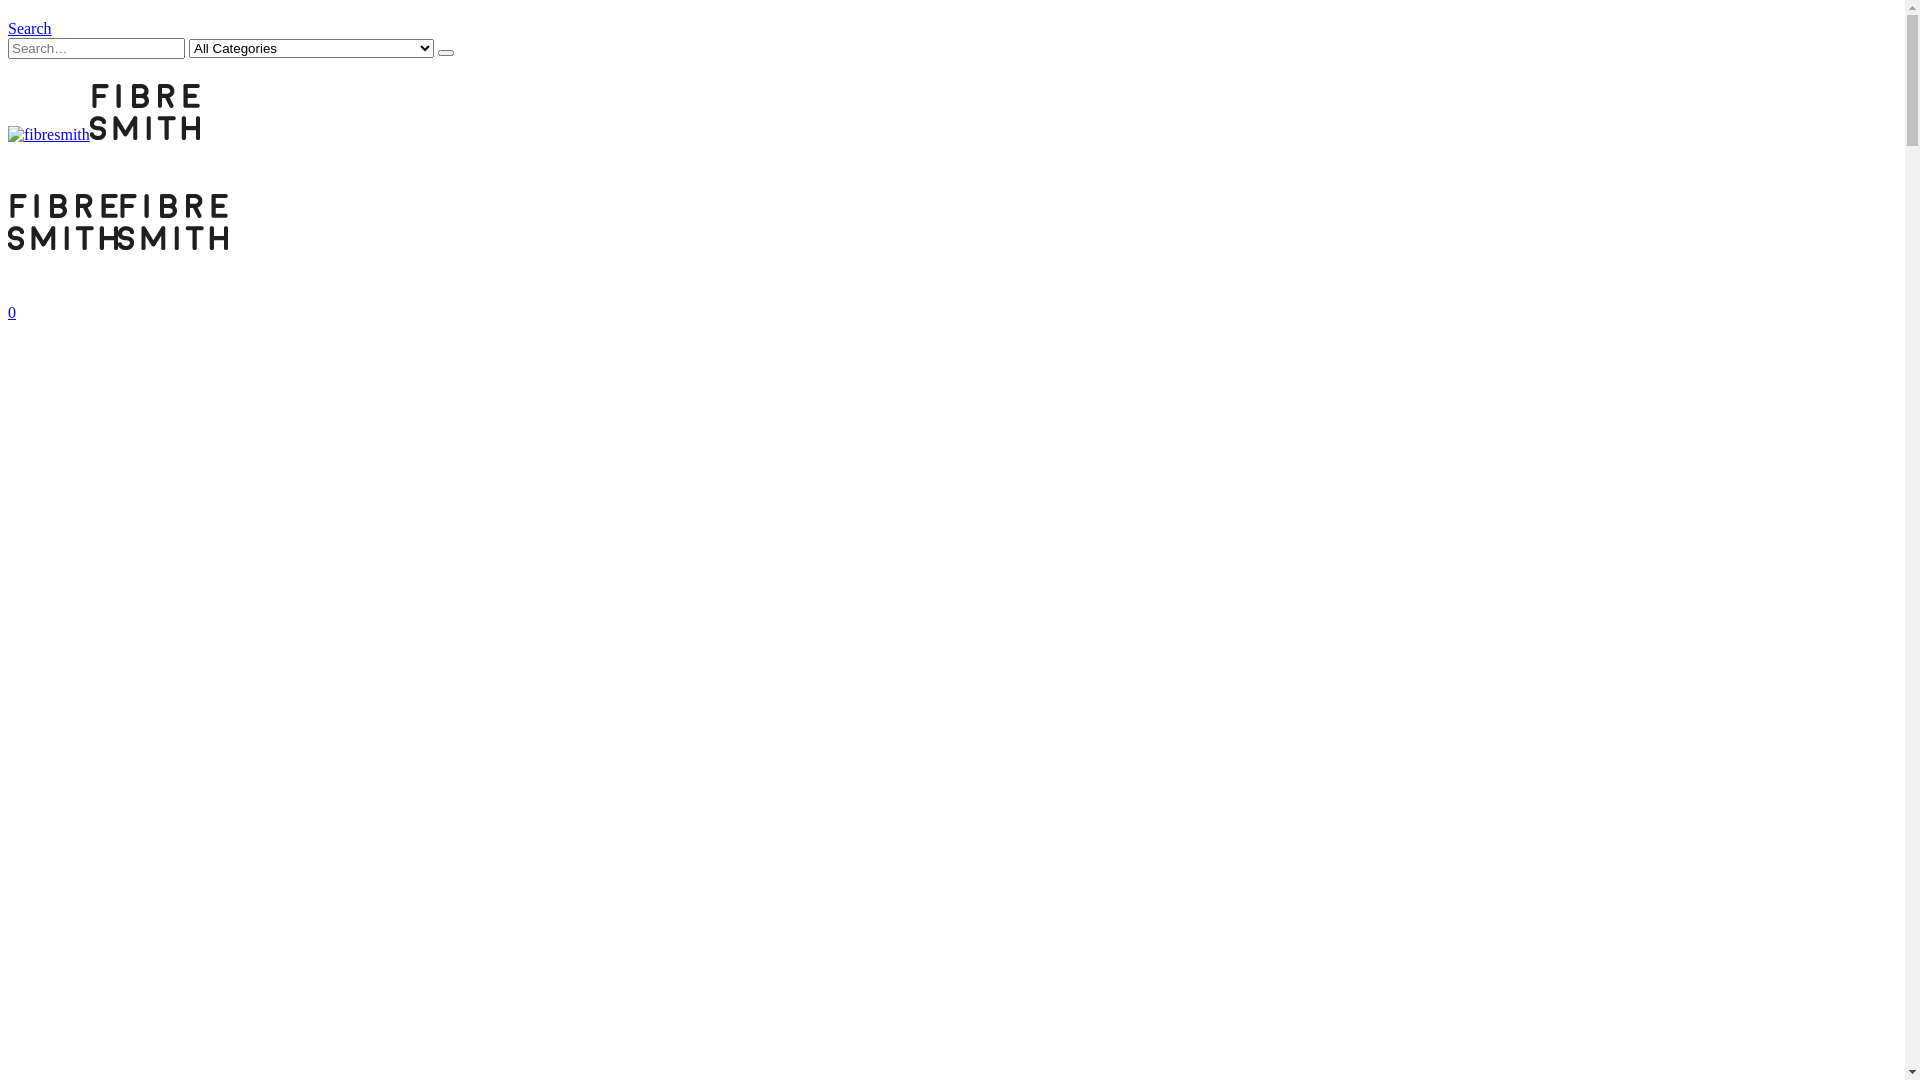 This screenshot has width=1920, height=1080. What do you see at coordinates (103, 134) in the screenshot?
I see `'fibresmith - cloth & yarn'` at bounding box center [103, 134].